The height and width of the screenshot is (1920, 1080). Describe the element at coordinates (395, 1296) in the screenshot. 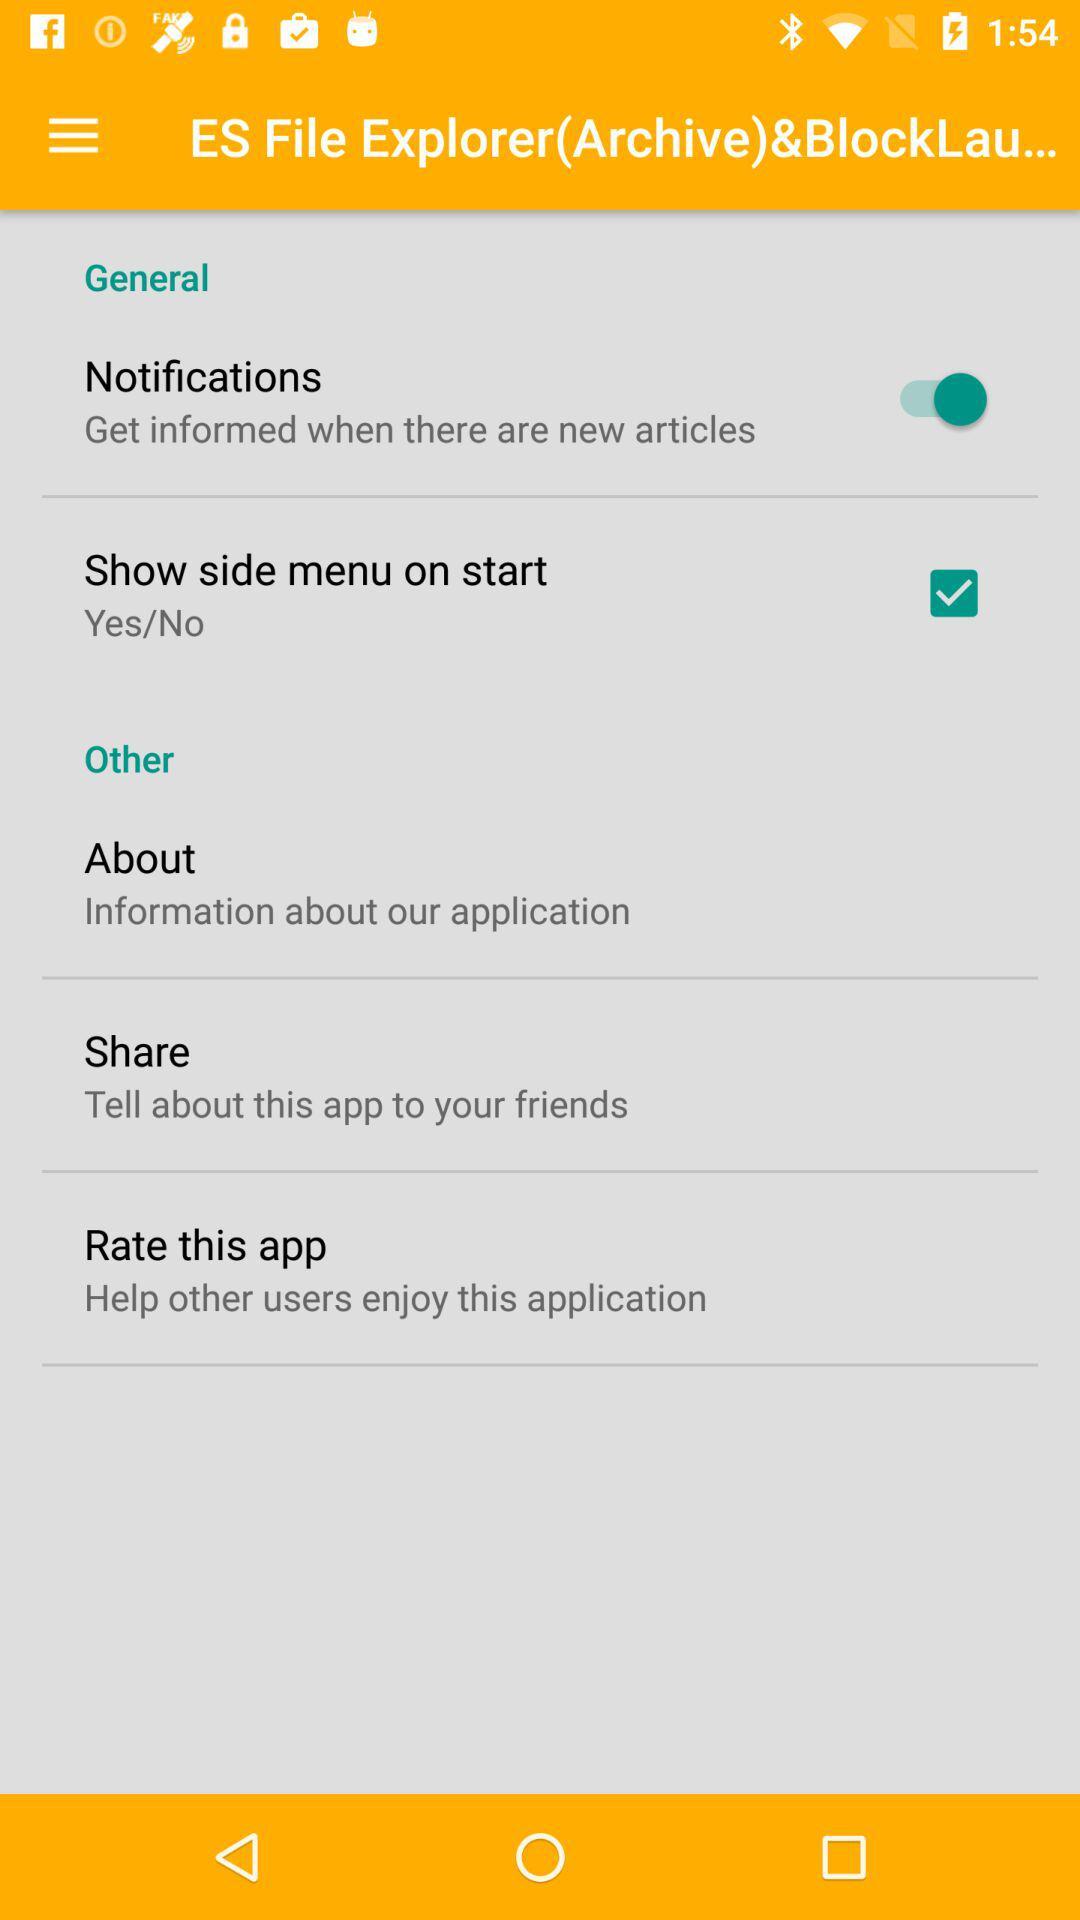

I see `the help other users item` at that location.